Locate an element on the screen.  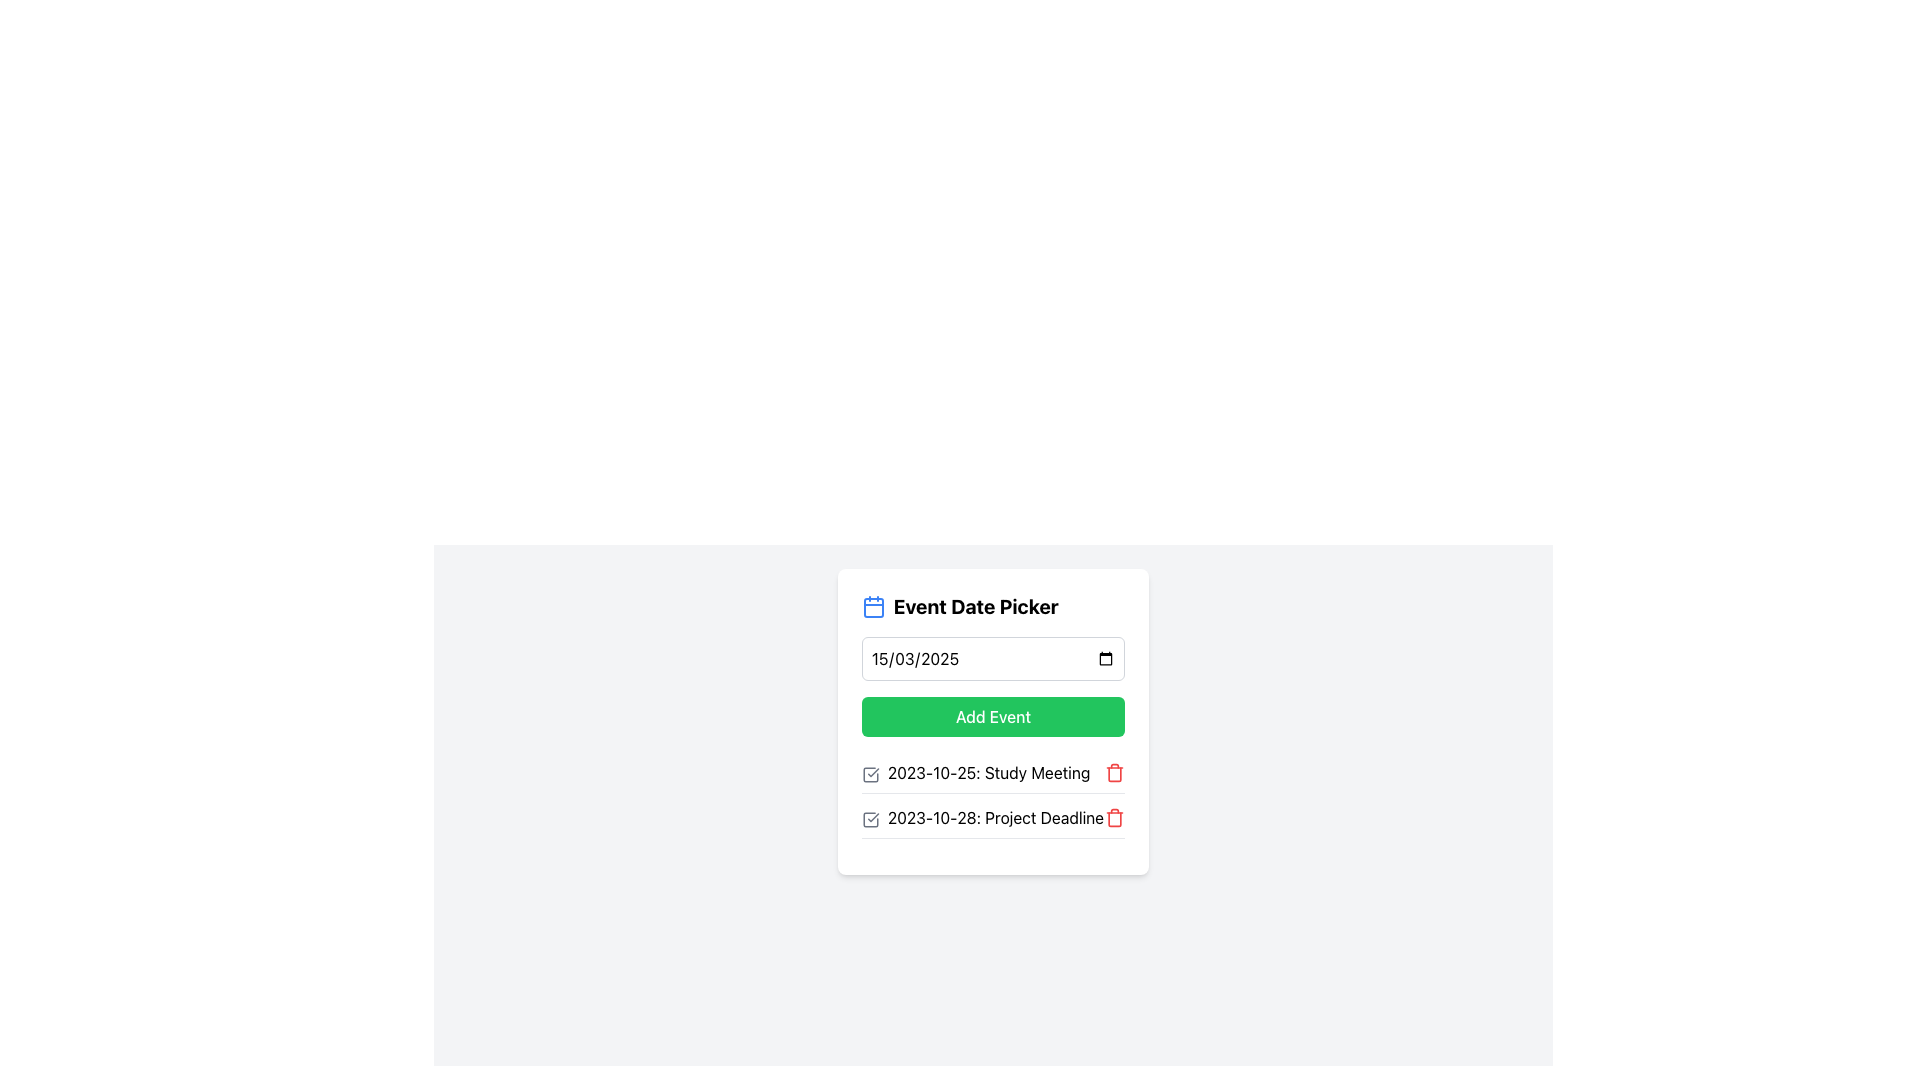
the date input field styled with a border and rounded corners, located below 'Event Date Picker' and above the 'Add Event' button is located at coordinates (993, 659).